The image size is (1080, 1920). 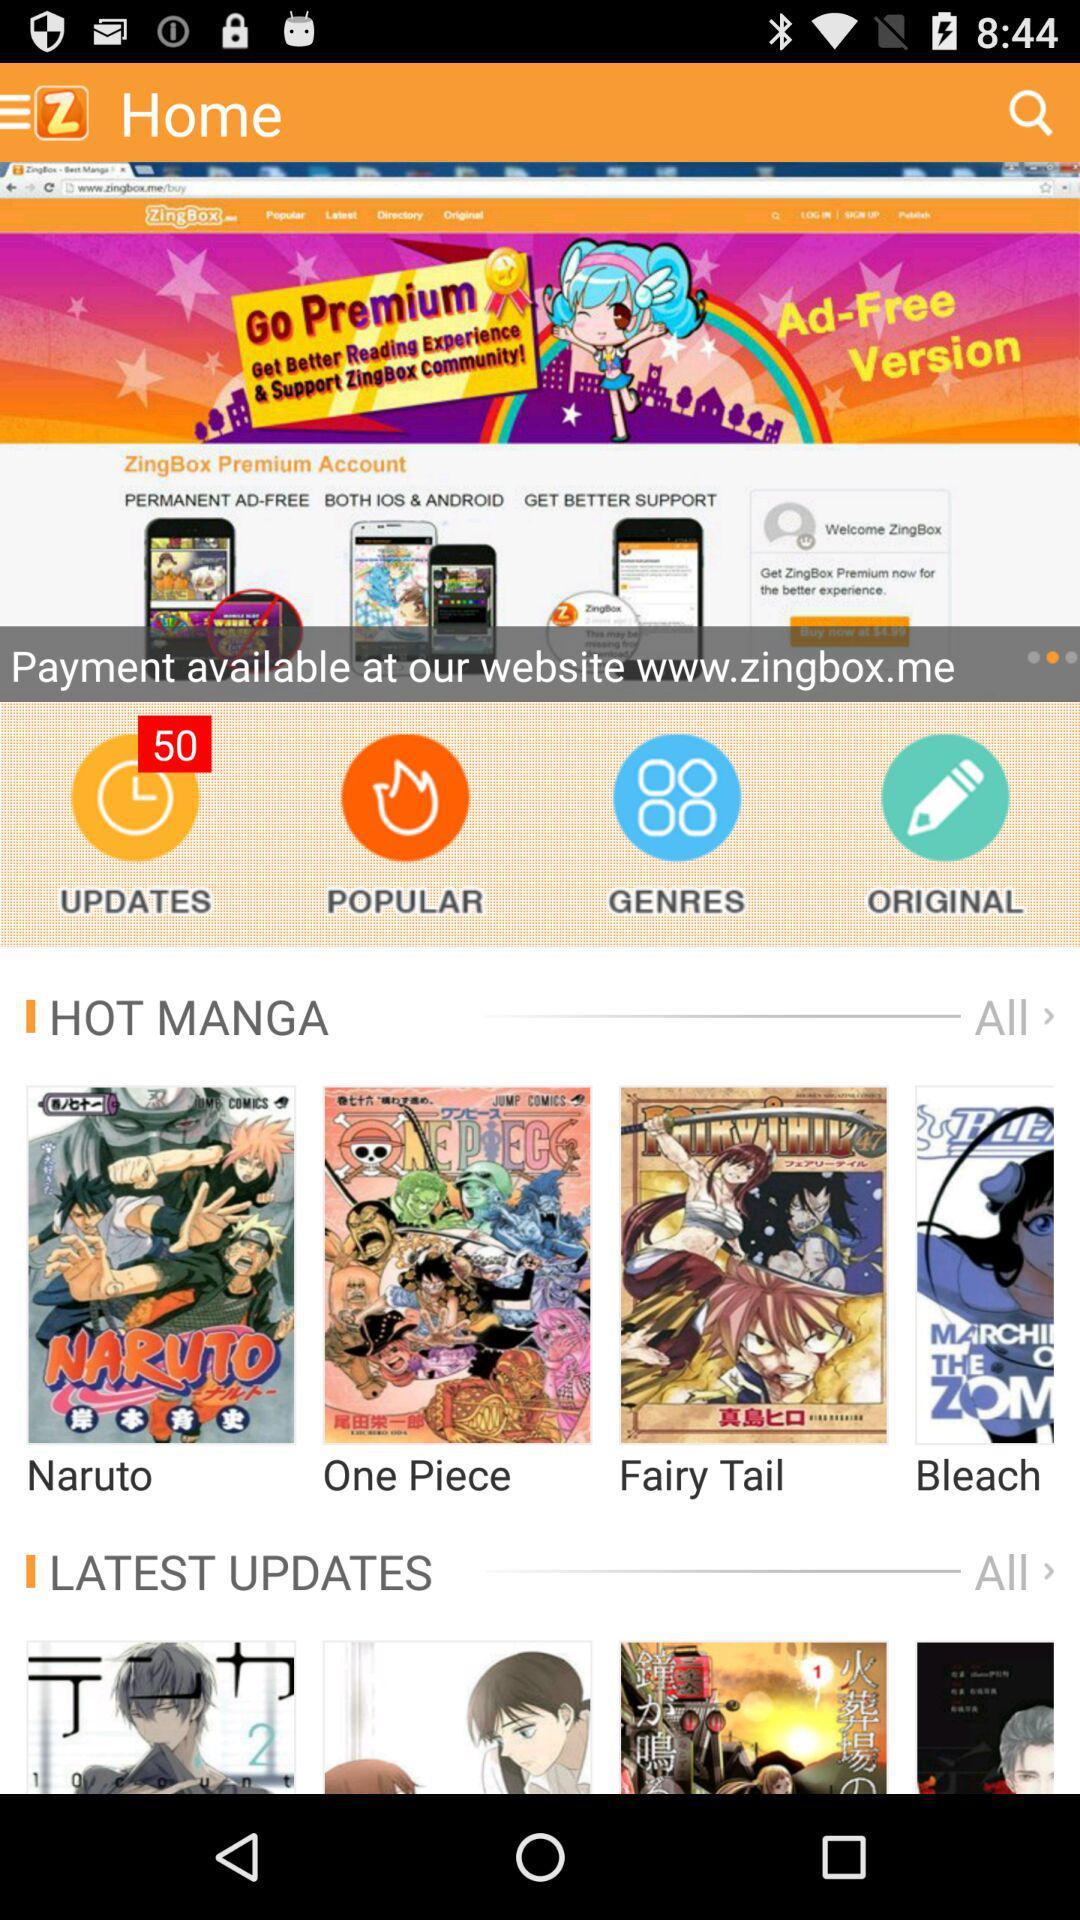 I want to click on the icon next to the all app, so click(x=228, y=1570).